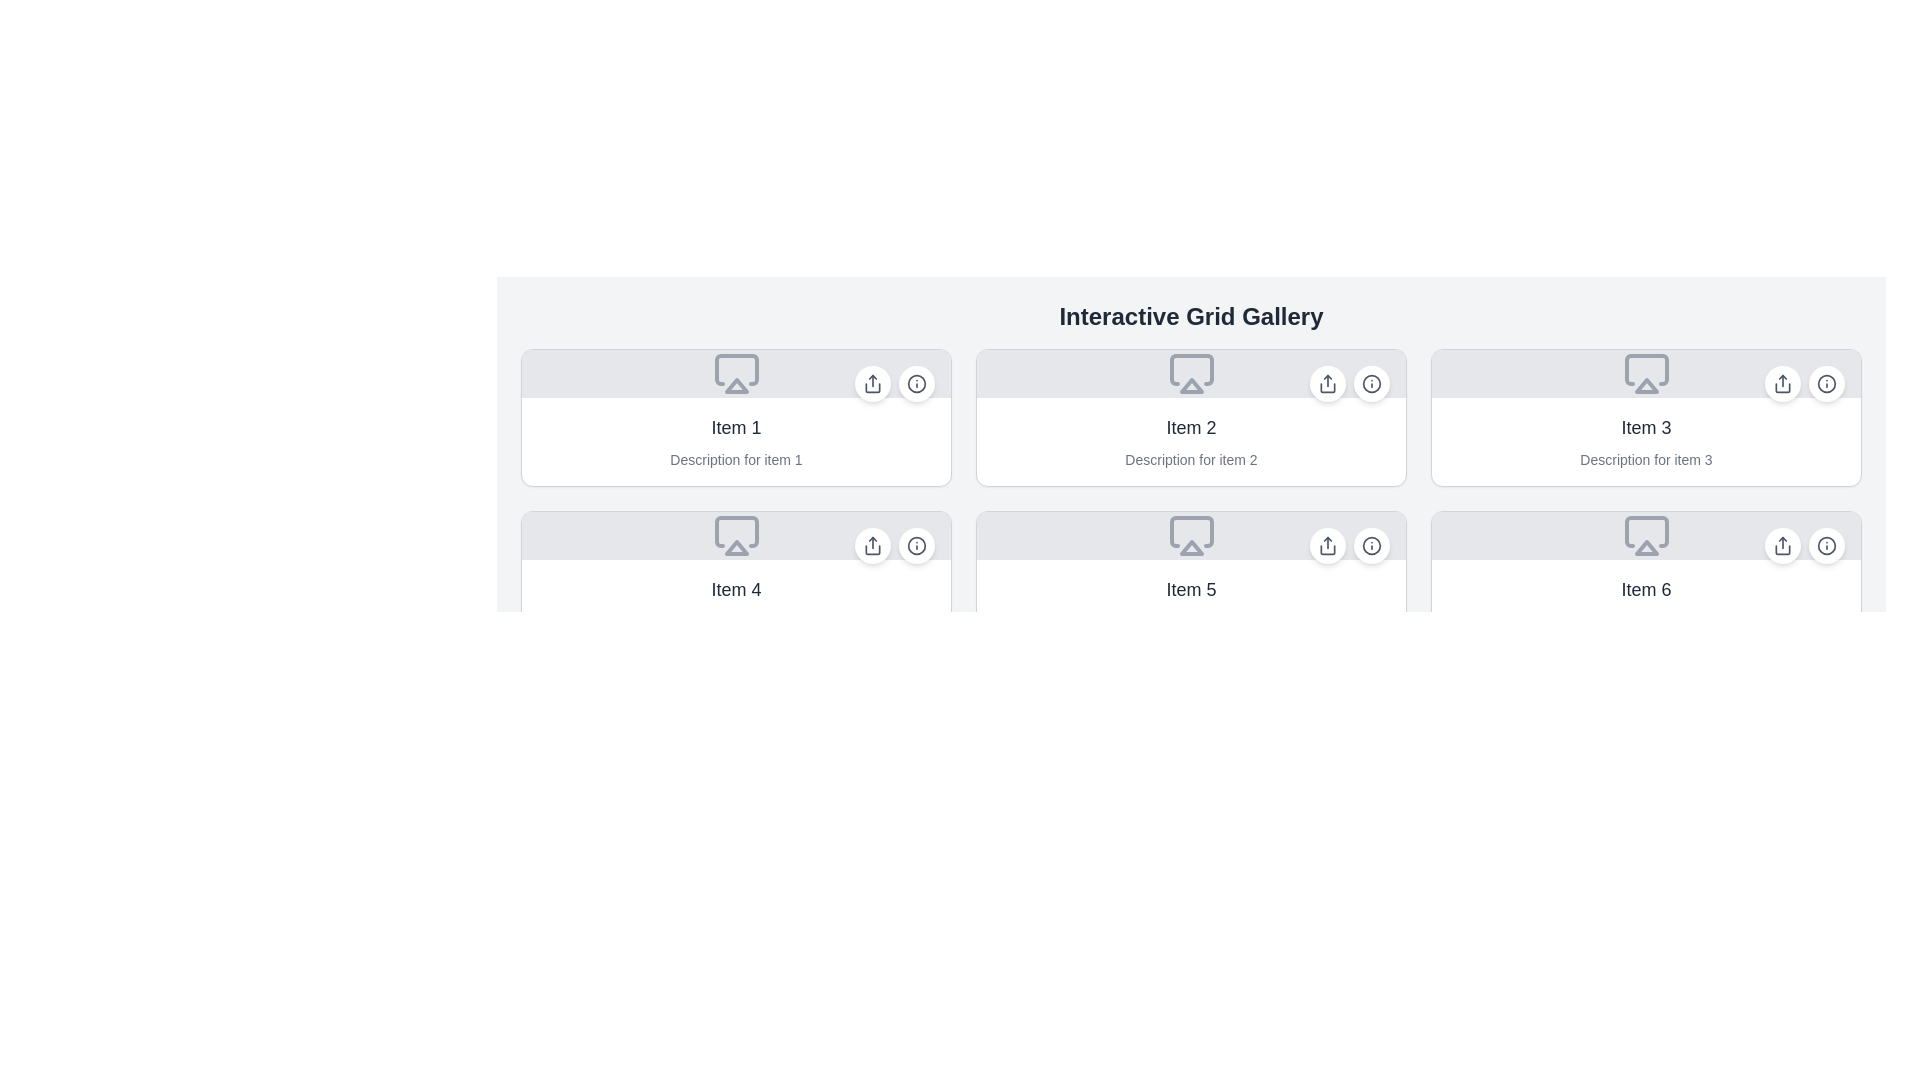 The image size is (1920, 1080). What do you see at coordinates (915, 546) in the screenshot?
I see `the presence of the filled circle vector graphic component located at the center of the informational icon in the bottom-right corner of the grid cell labeled 'Item 4'` at bounding box center [915, 546].